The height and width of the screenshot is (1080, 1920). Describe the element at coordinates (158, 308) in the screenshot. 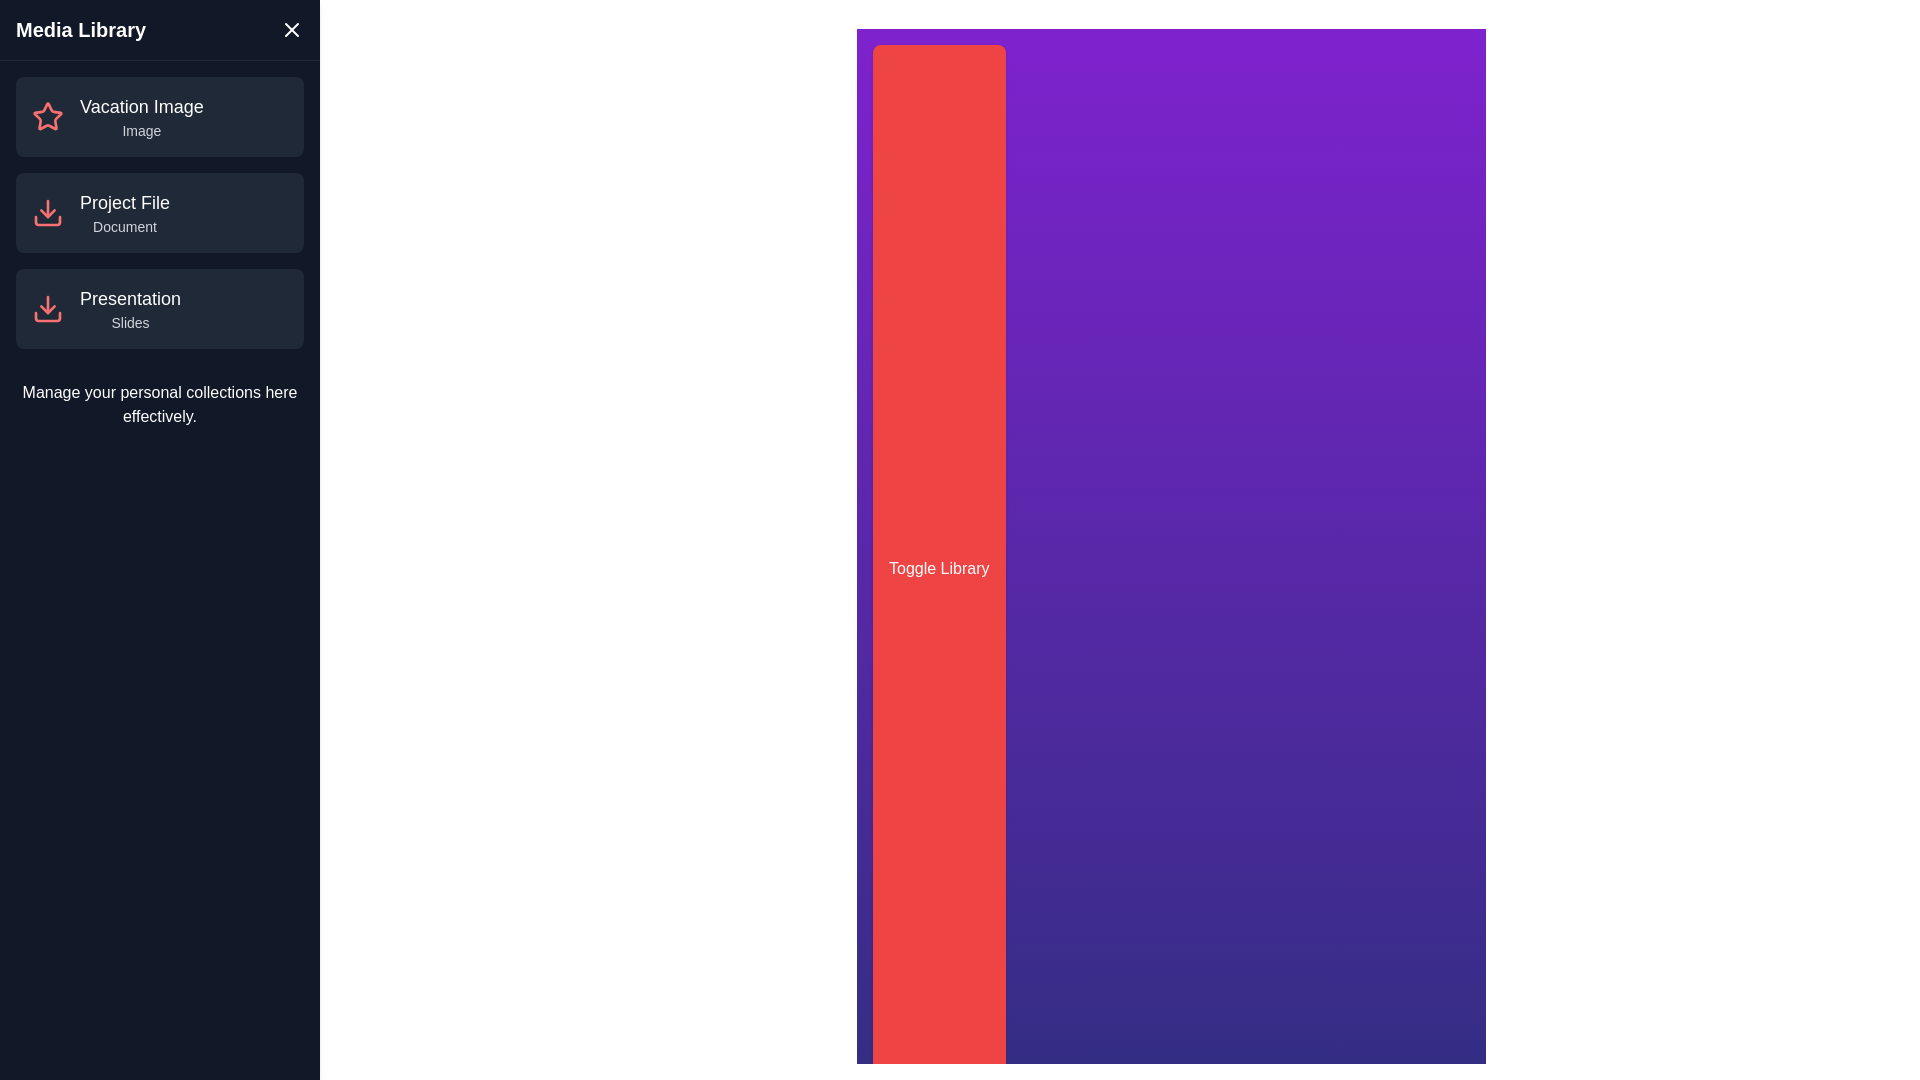

I see `the media item named Presentation from the list` at that location.